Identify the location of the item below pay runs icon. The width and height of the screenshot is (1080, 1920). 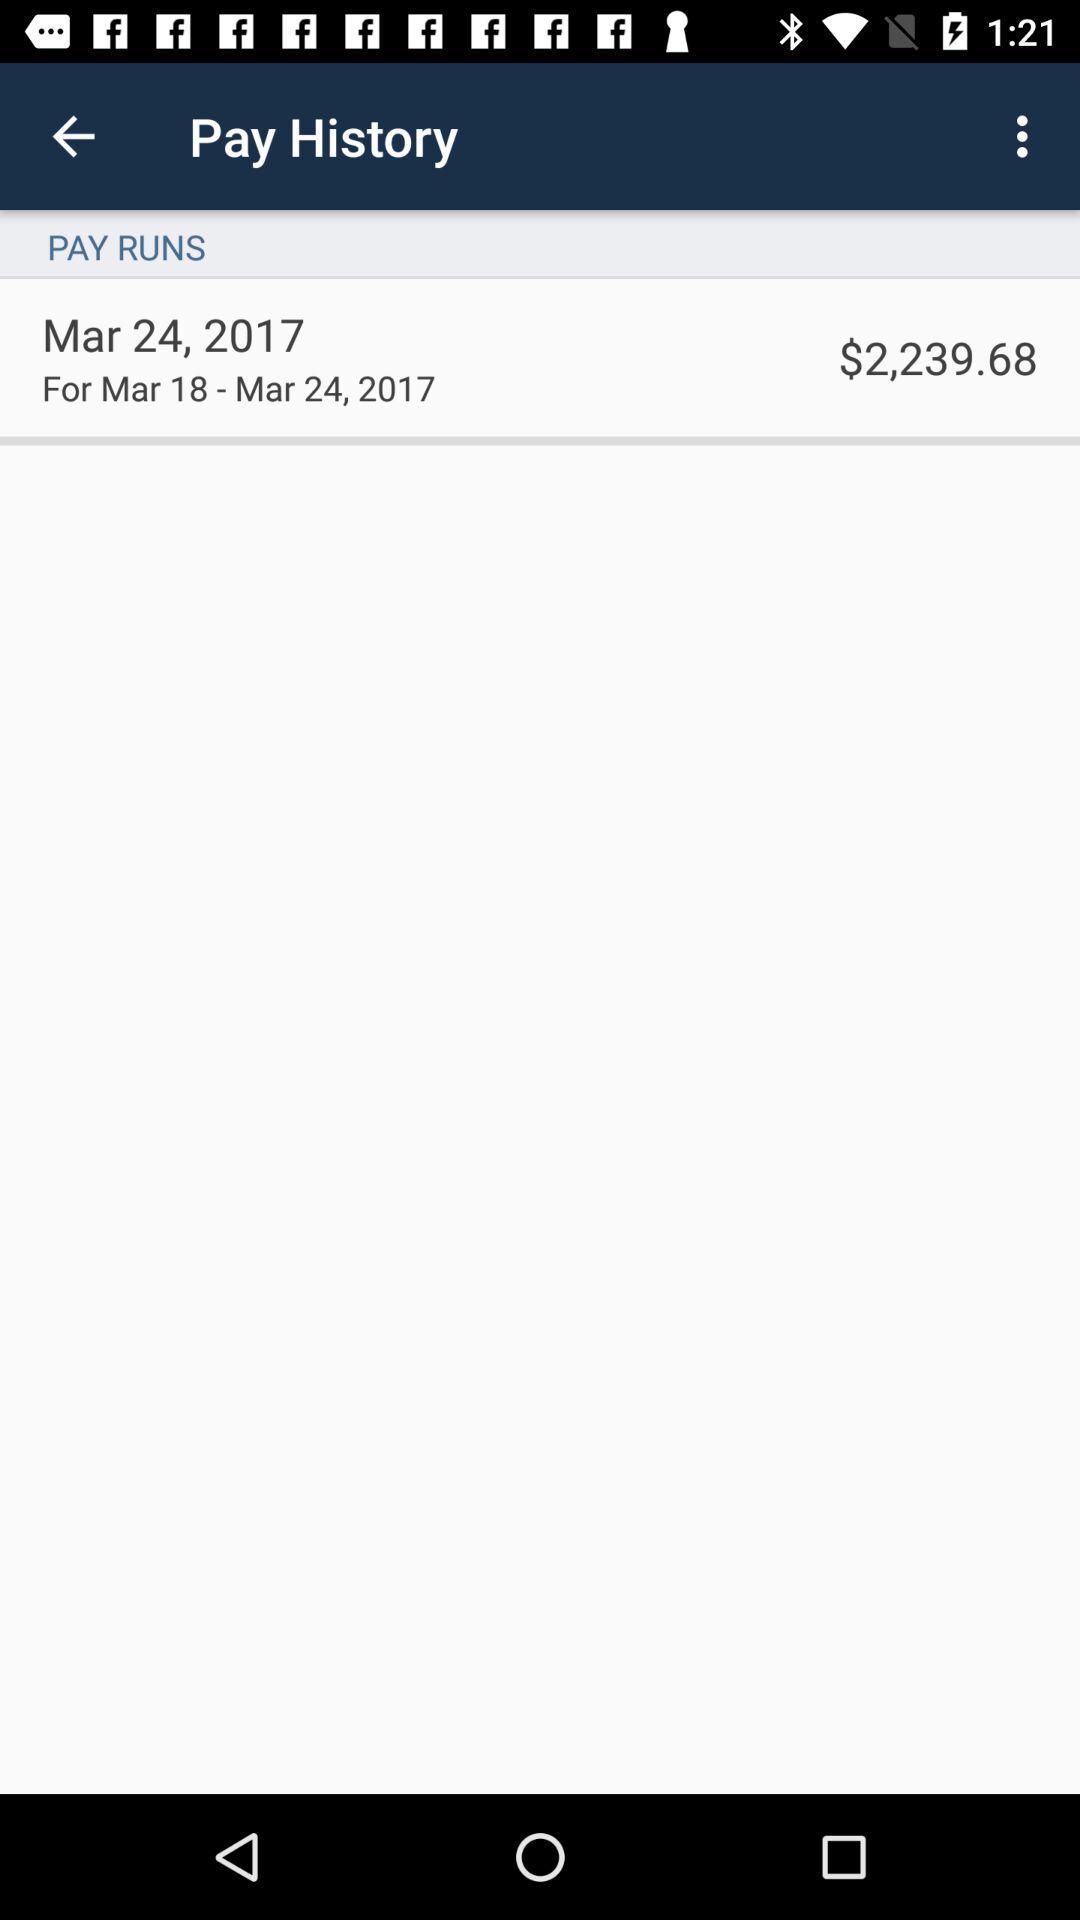
(938, 357).